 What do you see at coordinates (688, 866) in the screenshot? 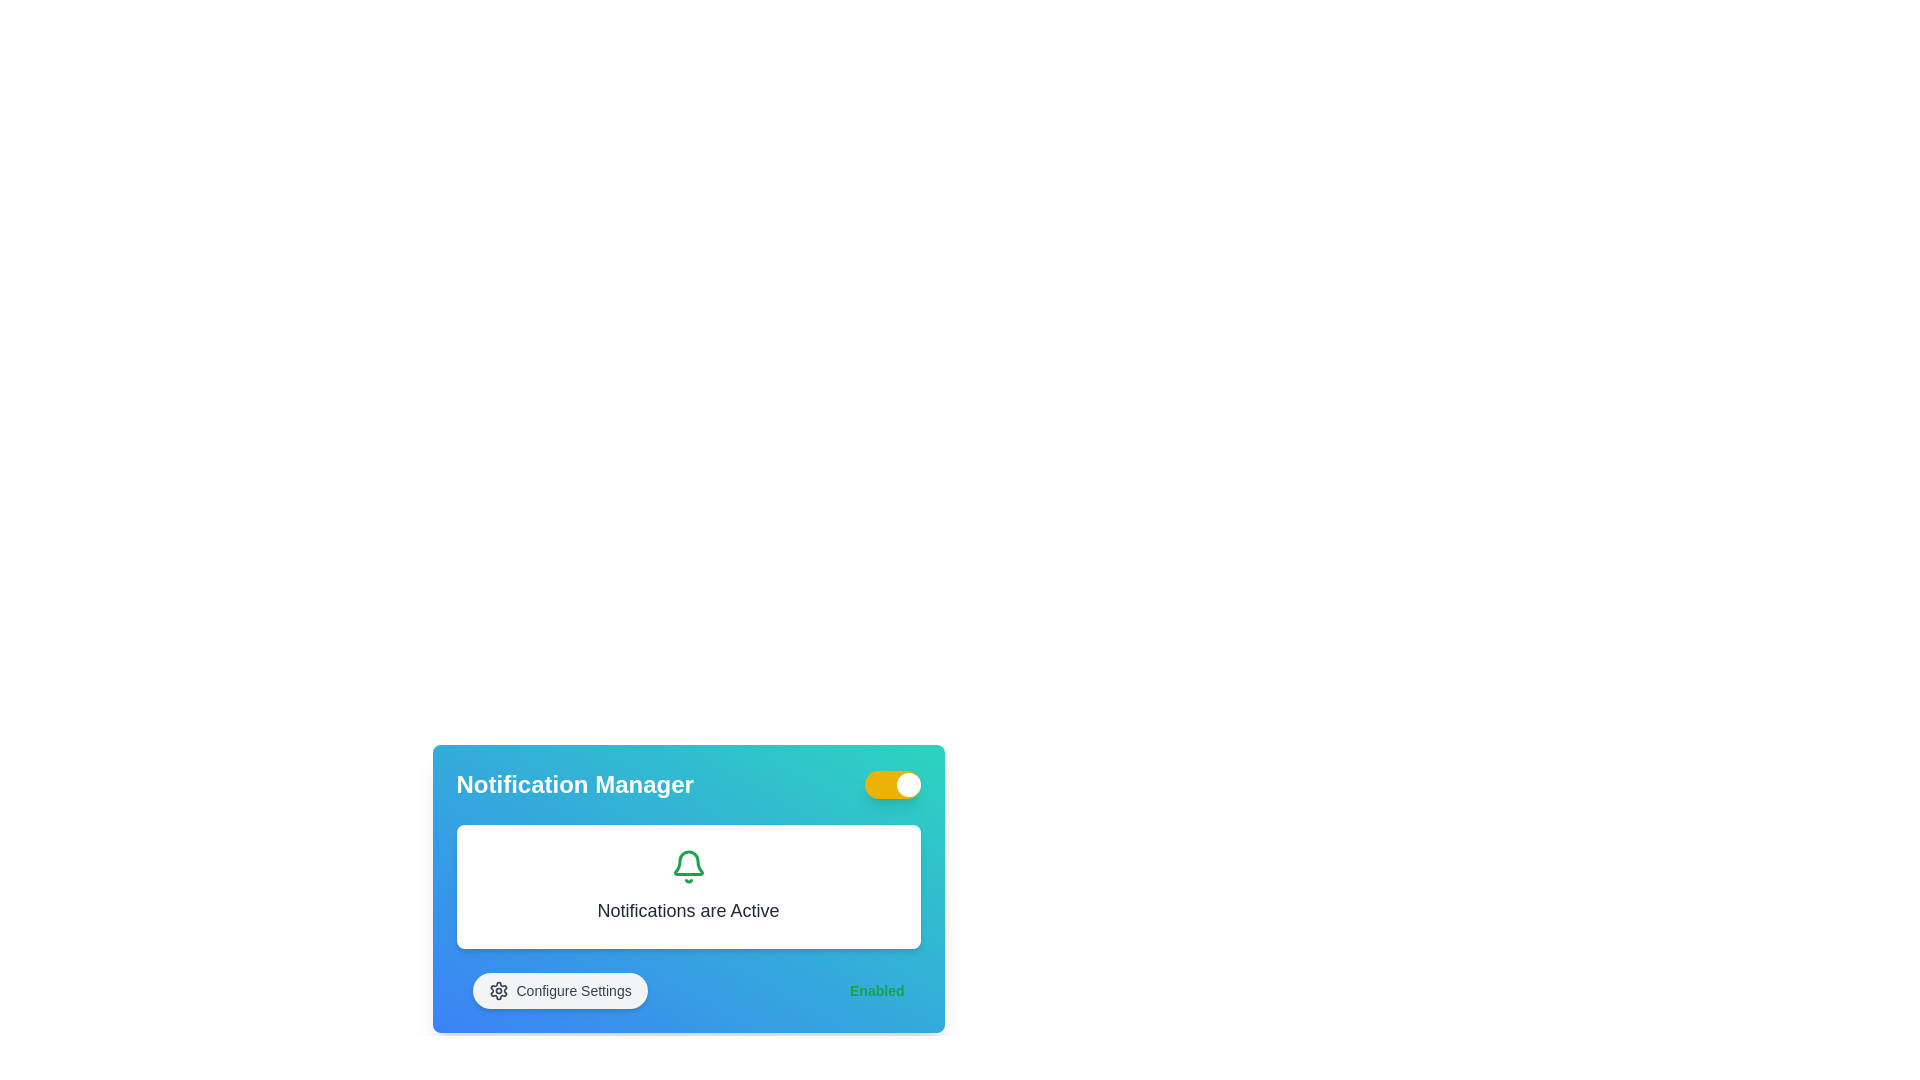
I see `the notification status icon that indicates notifications are currently active, positioned above the text 'Notifications are Active'` at bounding box center [688, 866].